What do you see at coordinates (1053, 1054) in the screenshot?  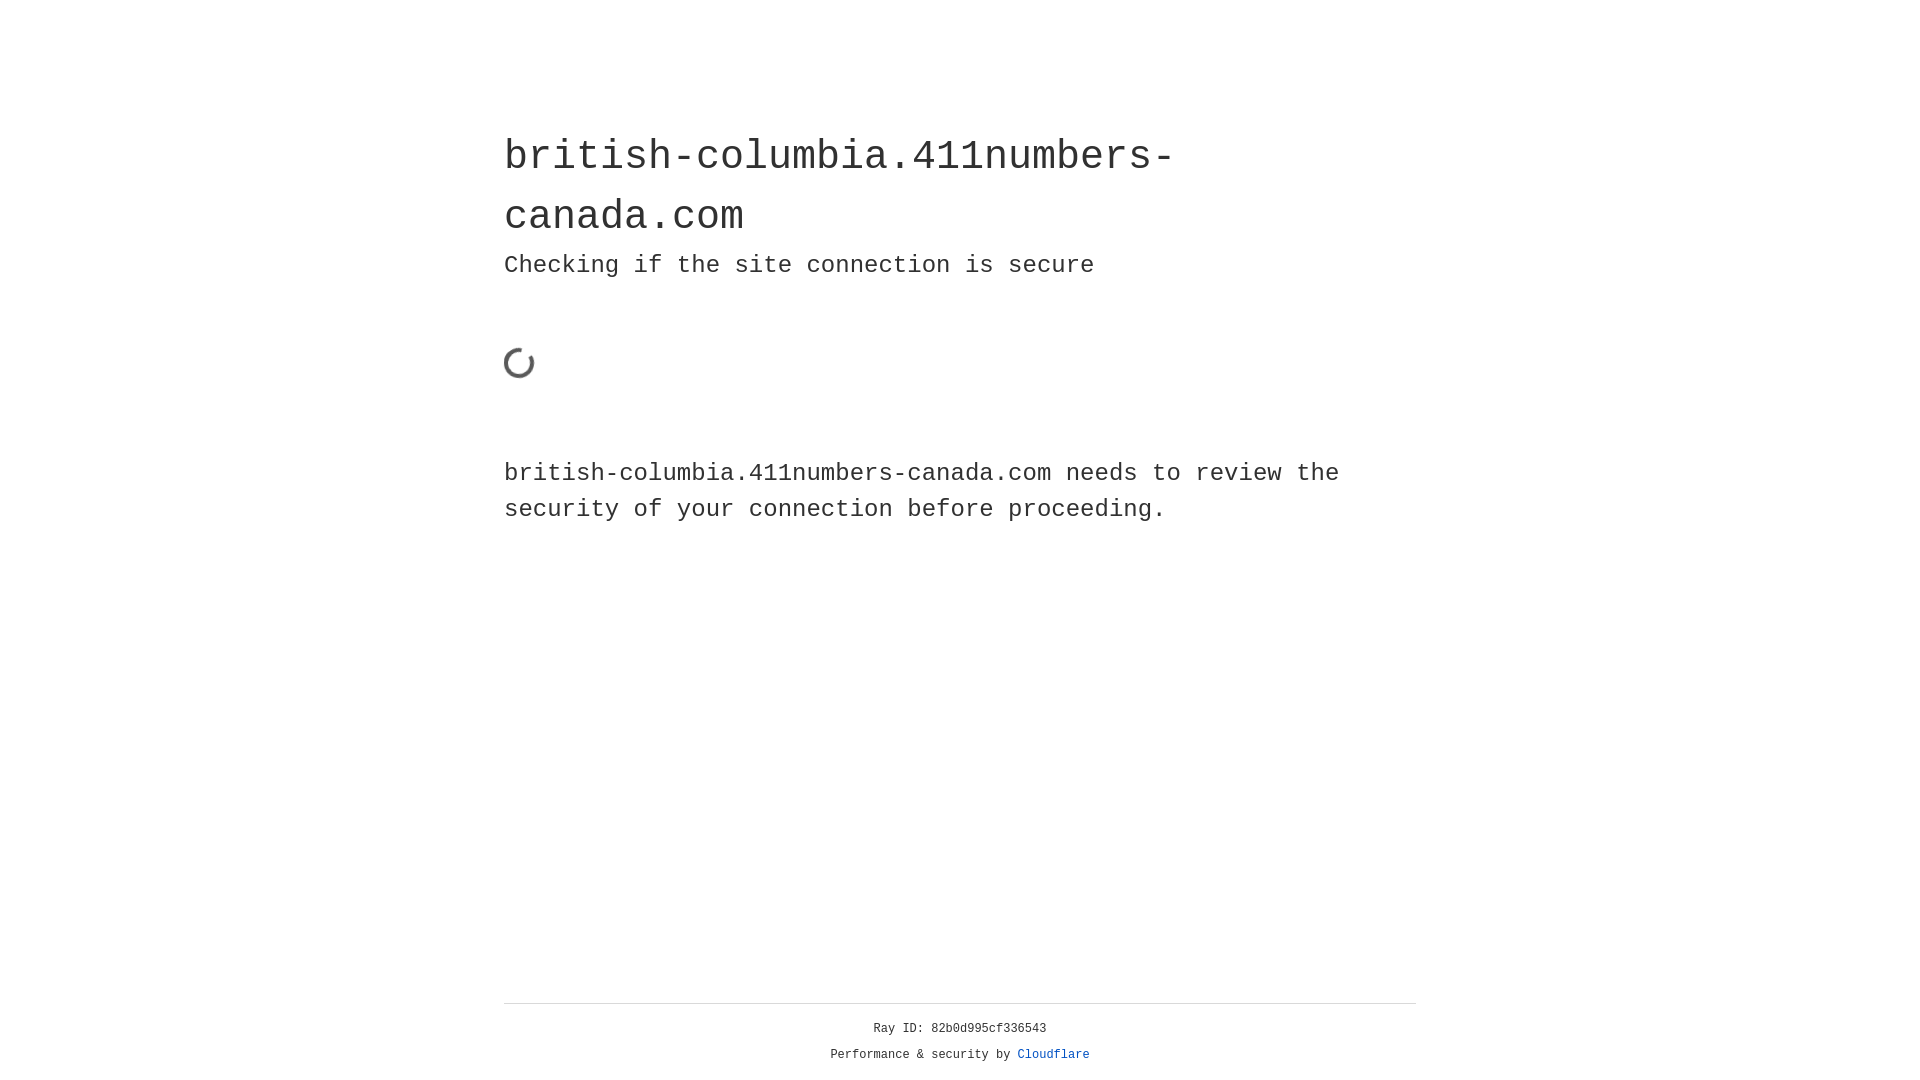 I see `'Cloudflare'` at bounding box center [1053, 1054].